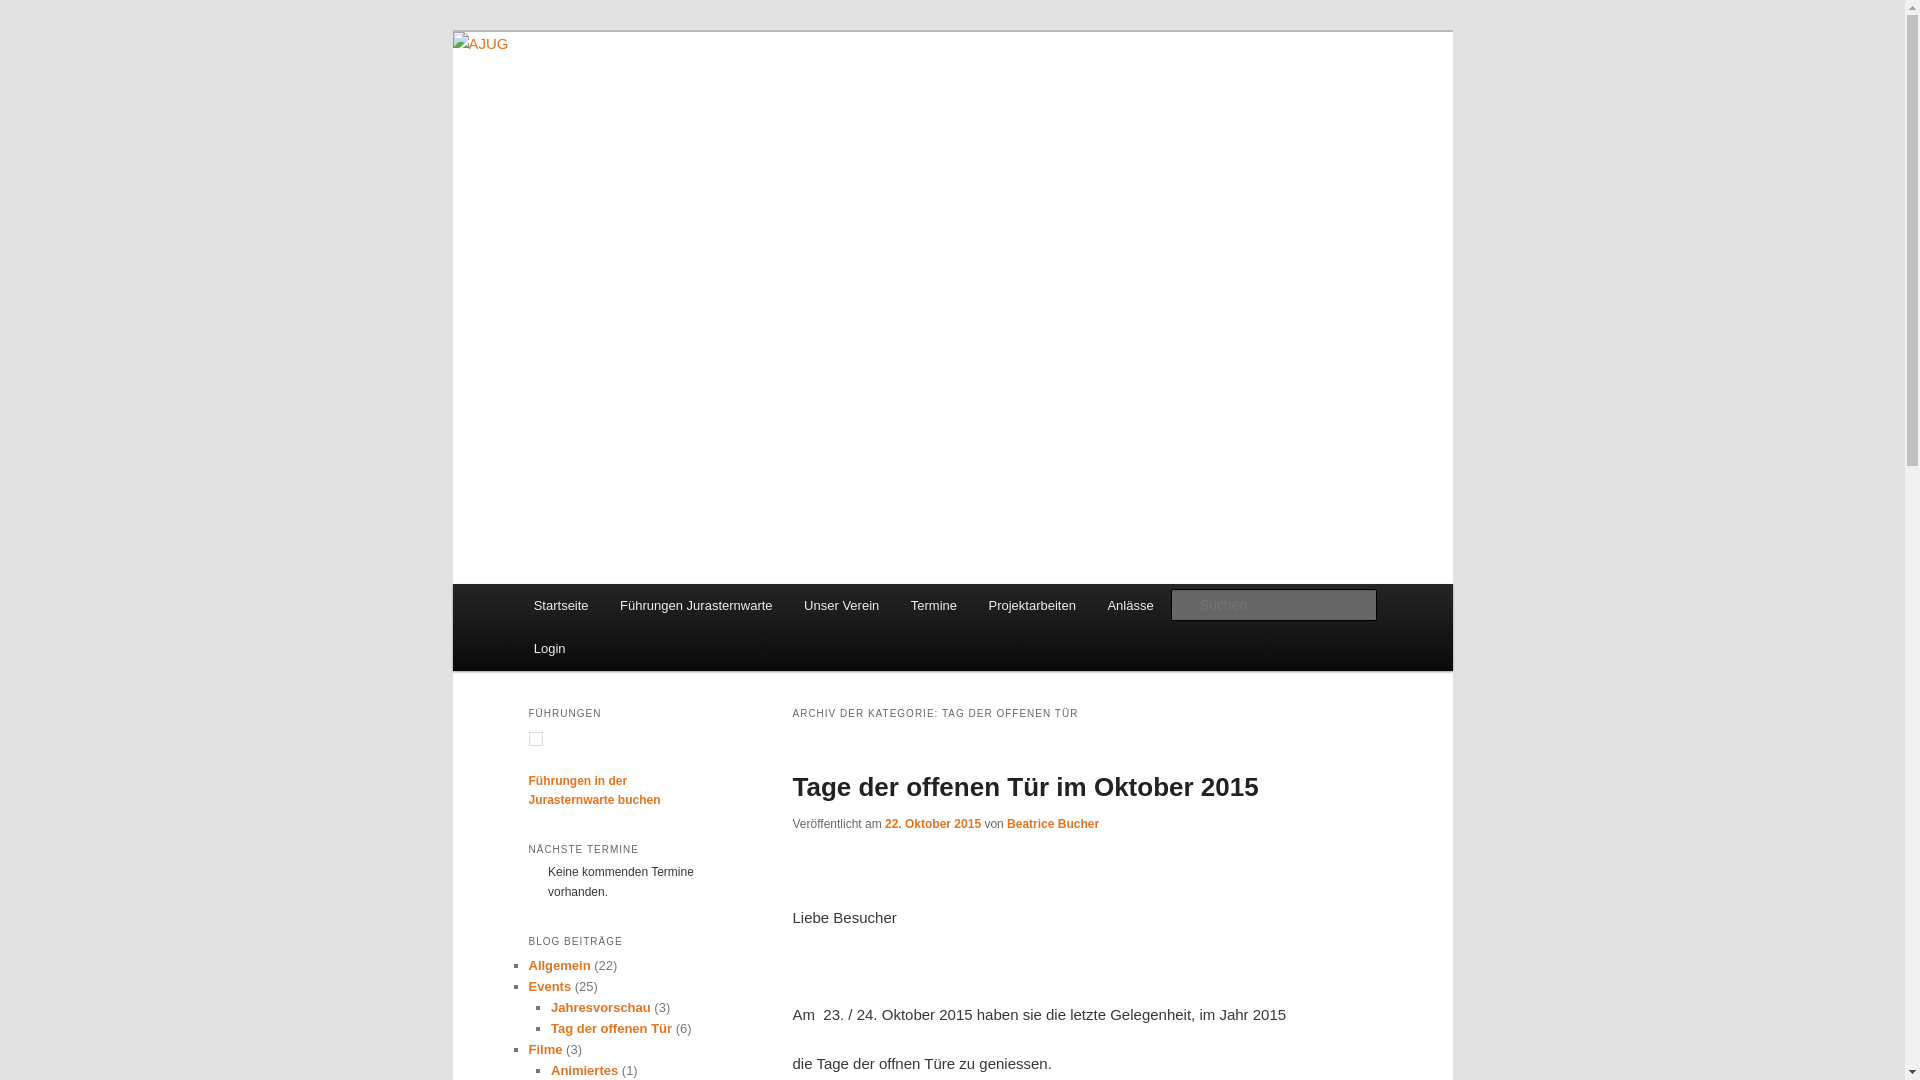  Describe the element at coordinates (1051, 824) in the screenshot. I see `'Beatrice Bucher'` at that location.